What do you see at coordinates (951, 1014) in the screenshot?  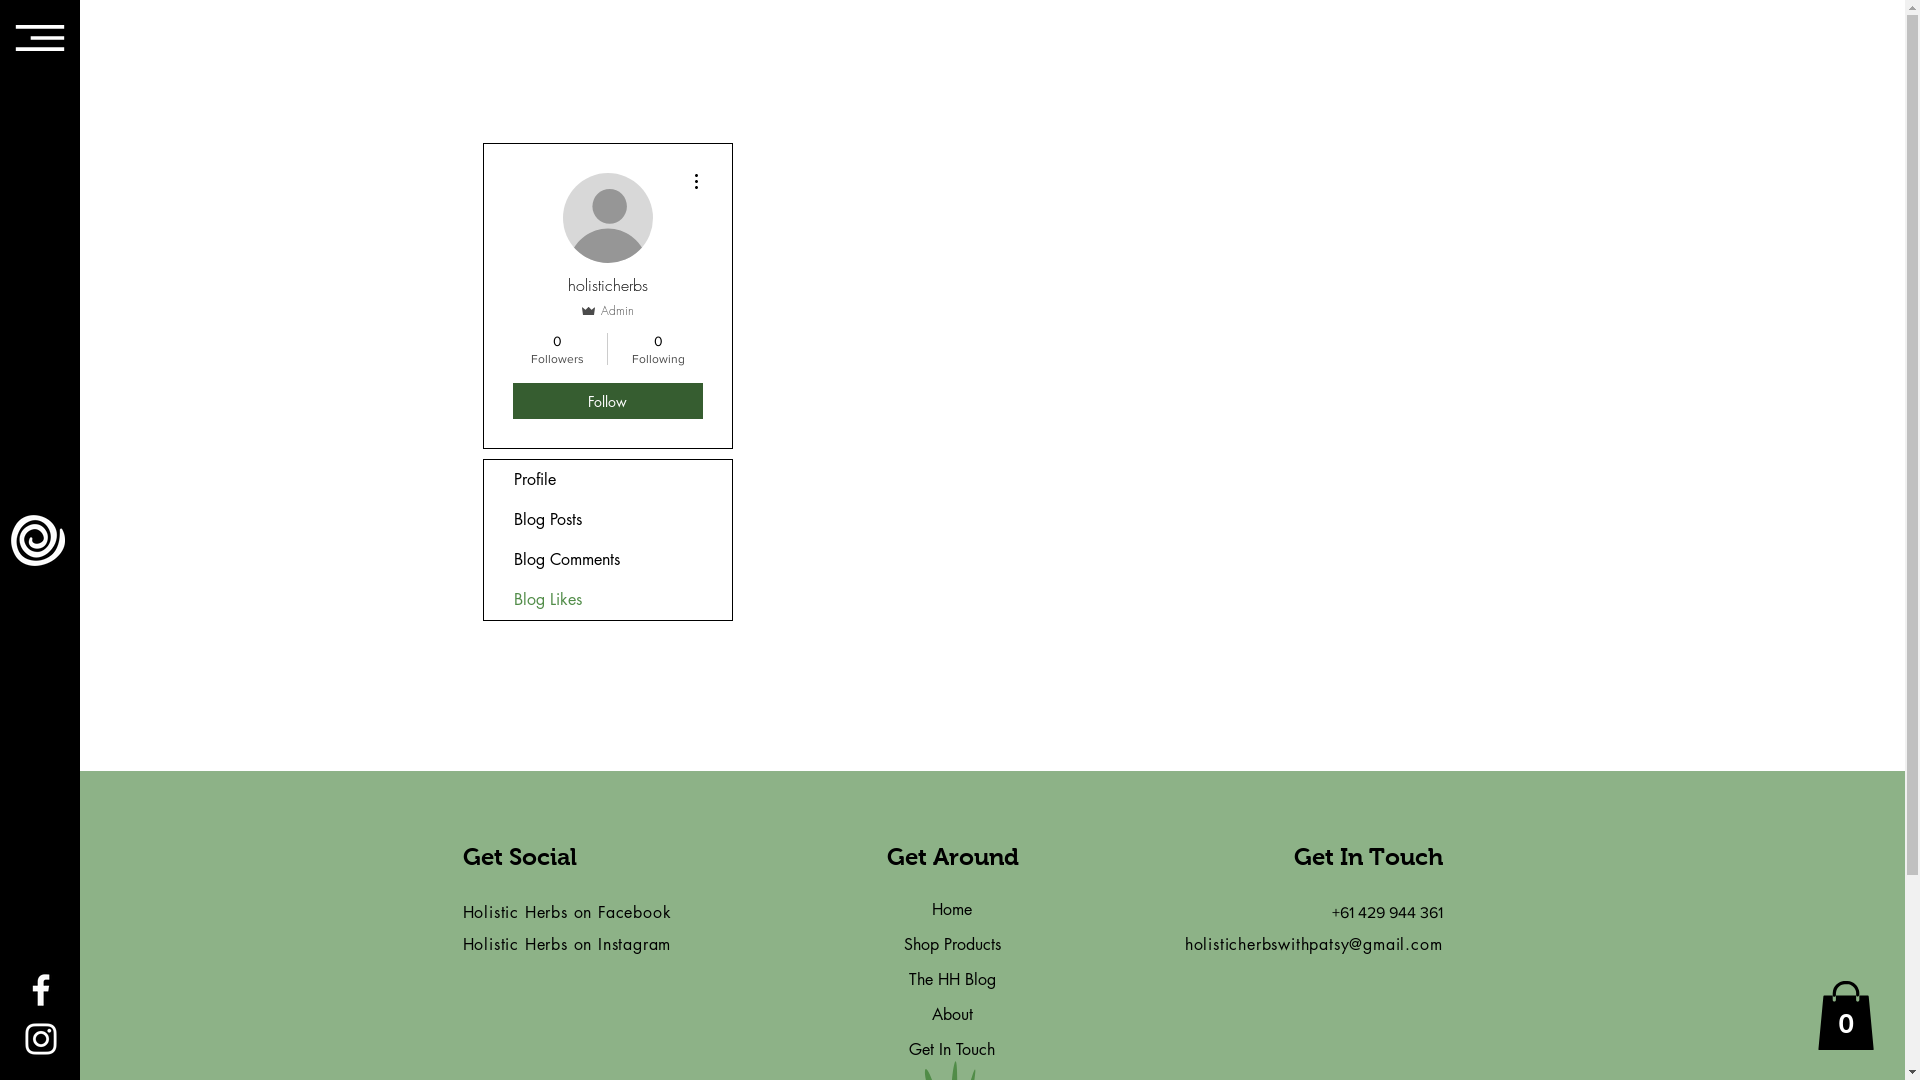 I see `'About'` at bounding box center [951, 1014].